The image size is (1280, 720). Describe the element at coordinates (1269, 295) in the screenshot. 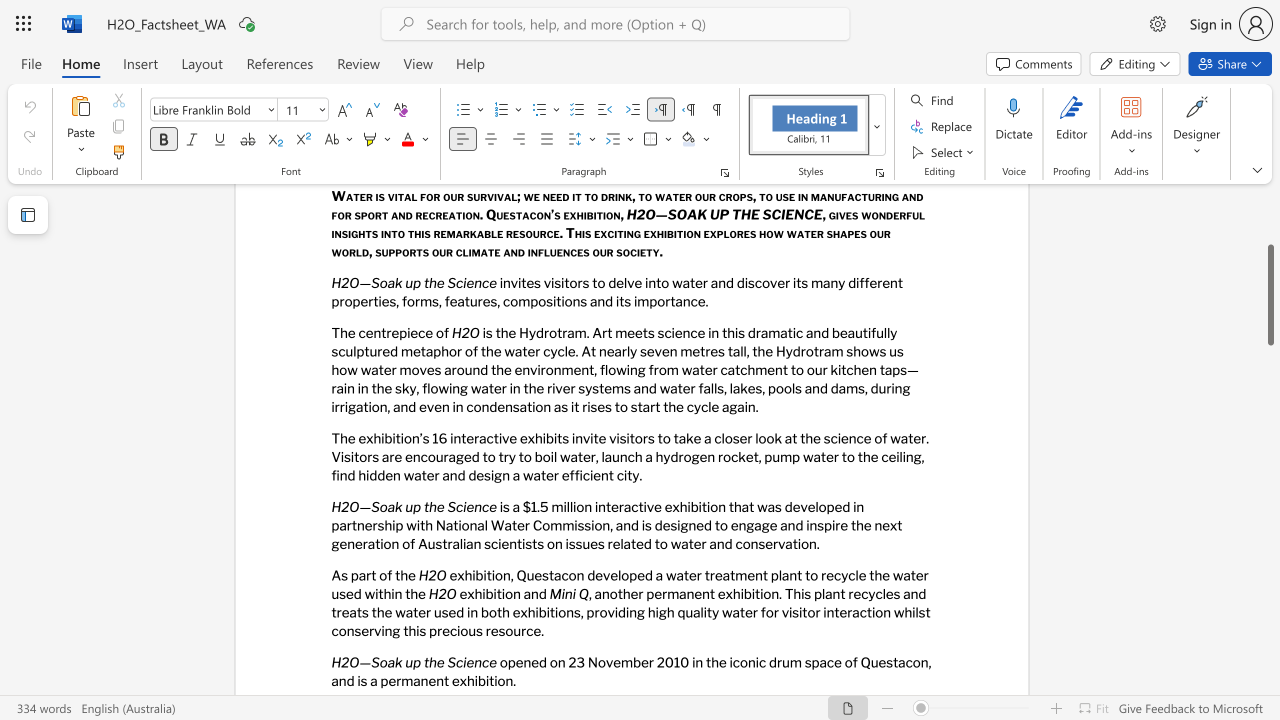

I see `the scrollbar and move up 140 pixels` at that location.